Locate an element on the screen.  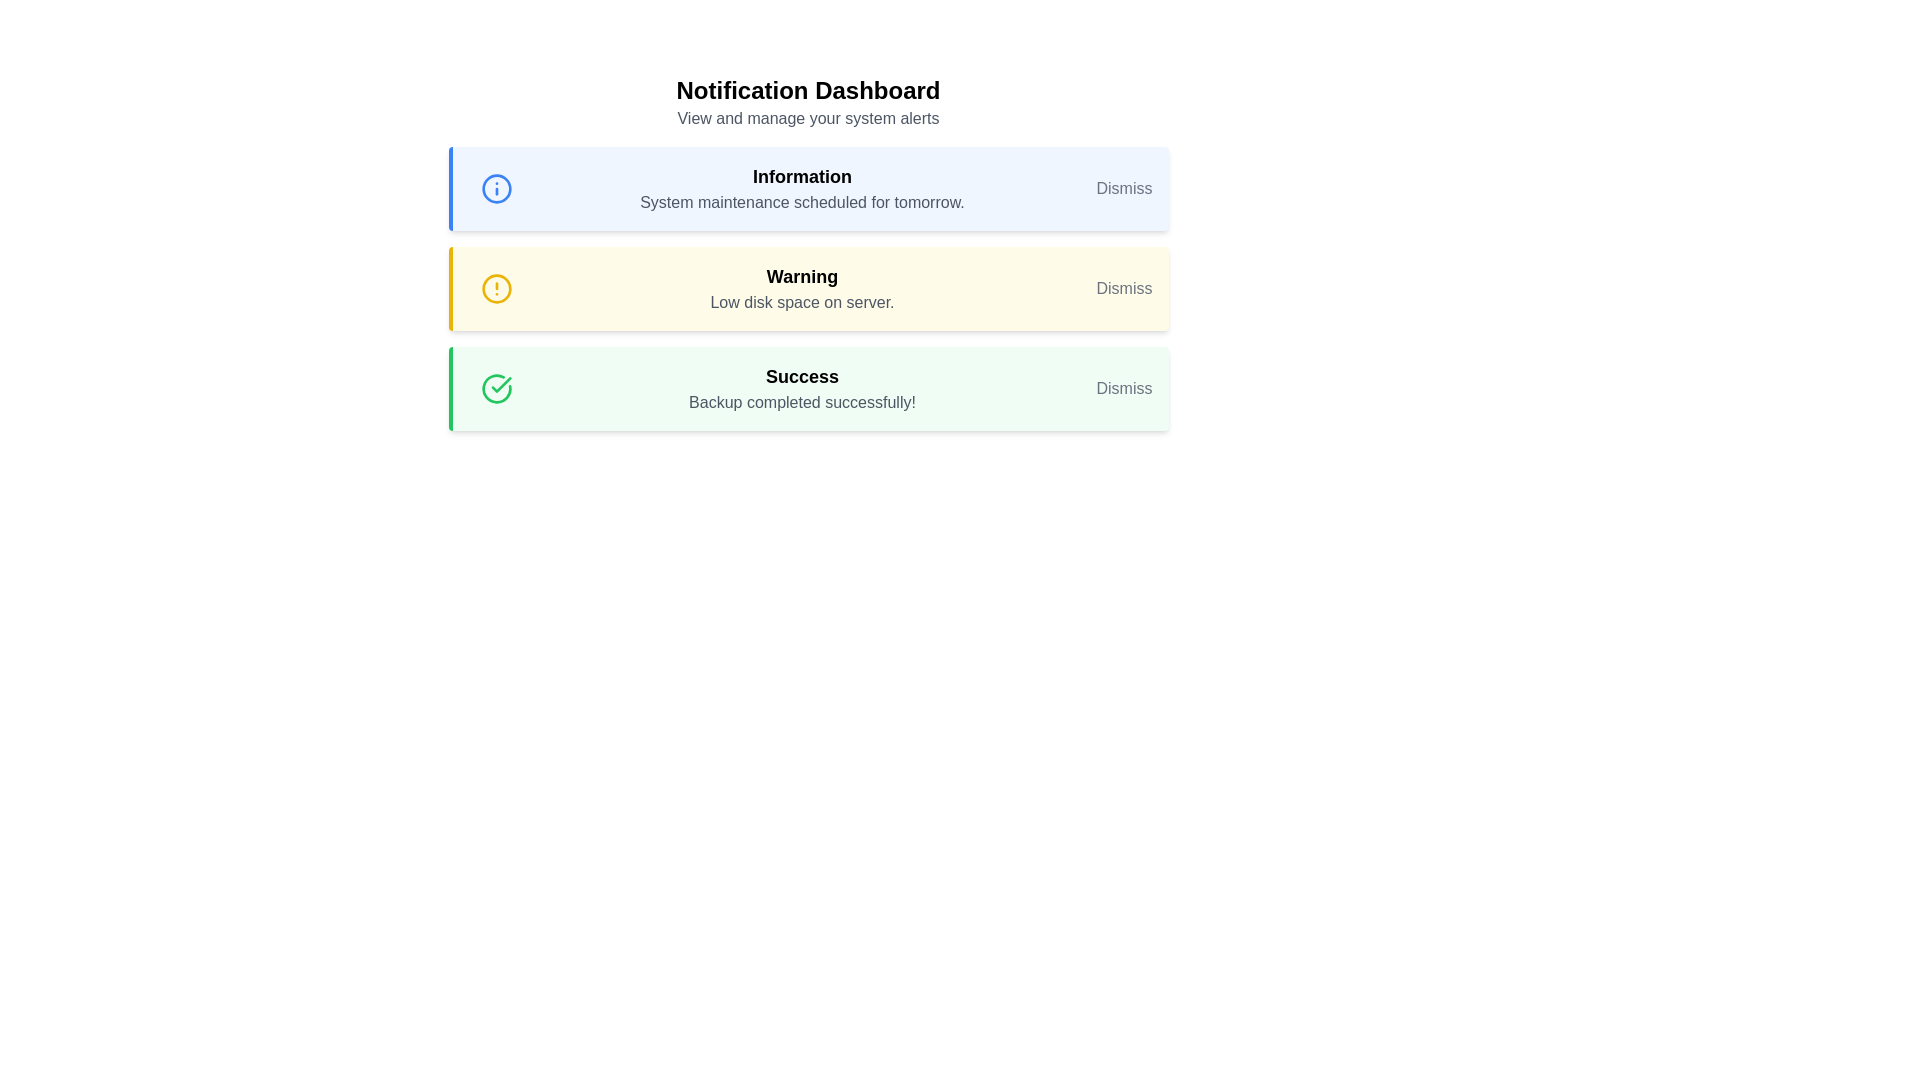
the static text displaying 'Backup completed successfully!' within the green success notification card located near the bottom of the notification dashboard is located at coordinates (802, 402).